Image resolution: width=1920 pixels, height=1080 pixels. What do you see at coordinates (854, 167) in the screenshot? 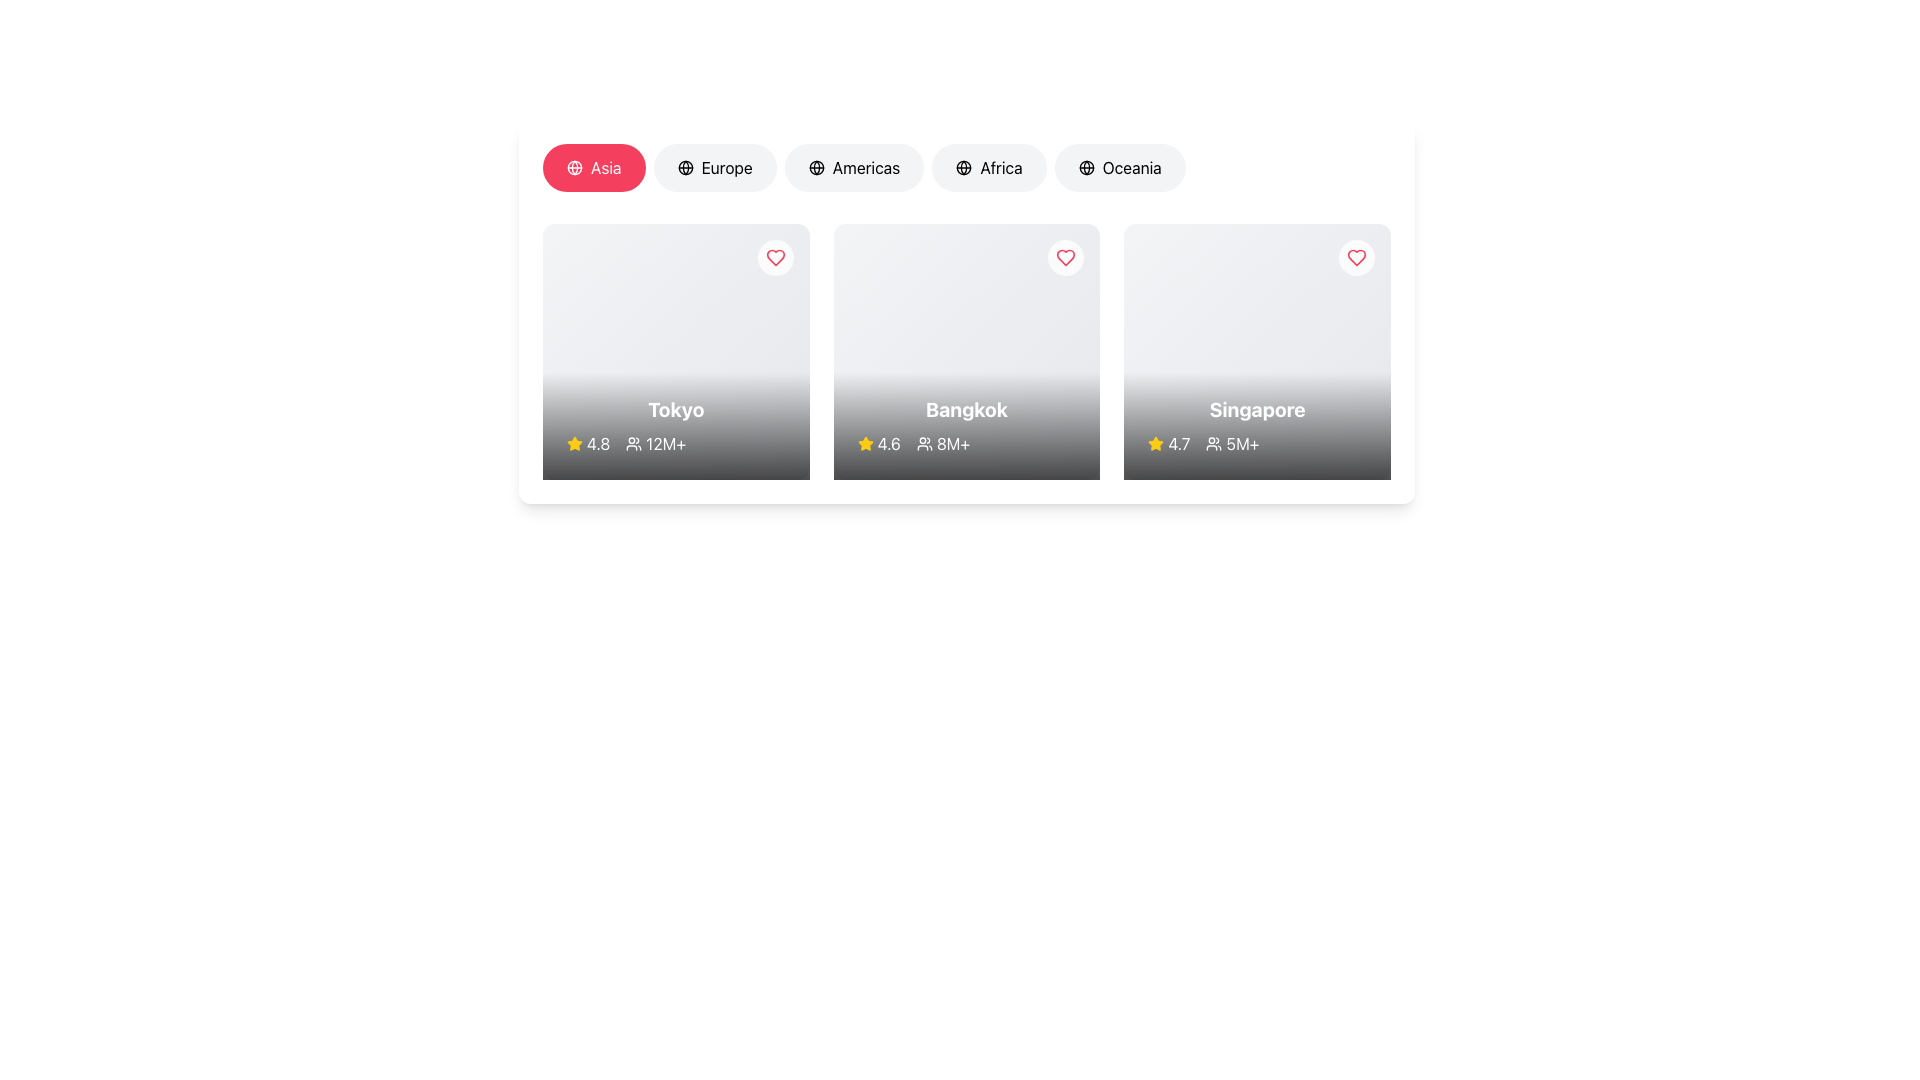
I see `the 'Americas' filter button for keyboard navigation` at bounding box center [854, 167].